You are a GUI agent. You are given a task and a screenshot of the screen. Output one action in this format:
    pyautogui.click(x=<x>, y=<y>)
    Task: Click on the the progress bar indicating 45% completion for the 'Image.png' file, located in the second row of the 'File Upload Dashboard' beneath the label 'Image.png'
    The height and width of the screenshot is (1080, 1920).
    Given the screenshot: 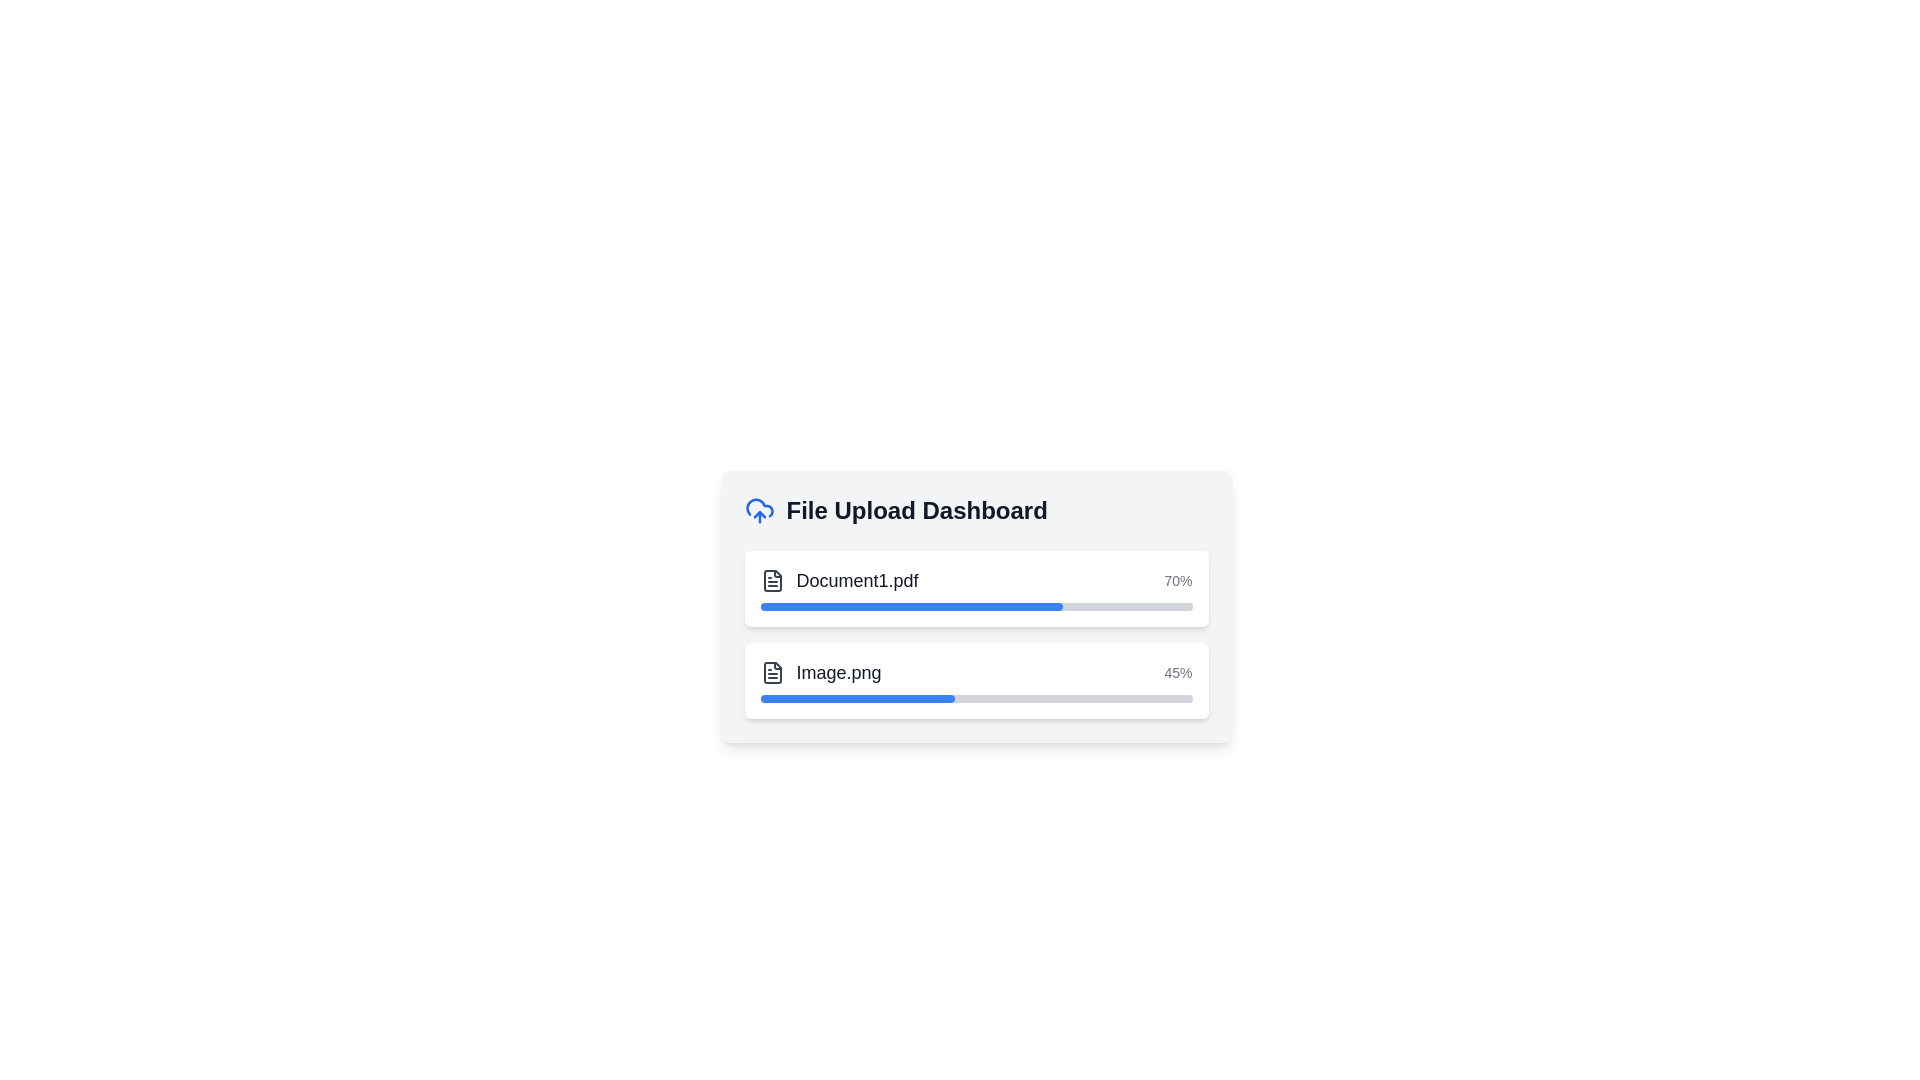 What is the action you would take?
    pyautogui.click(x=976, y=697)
    